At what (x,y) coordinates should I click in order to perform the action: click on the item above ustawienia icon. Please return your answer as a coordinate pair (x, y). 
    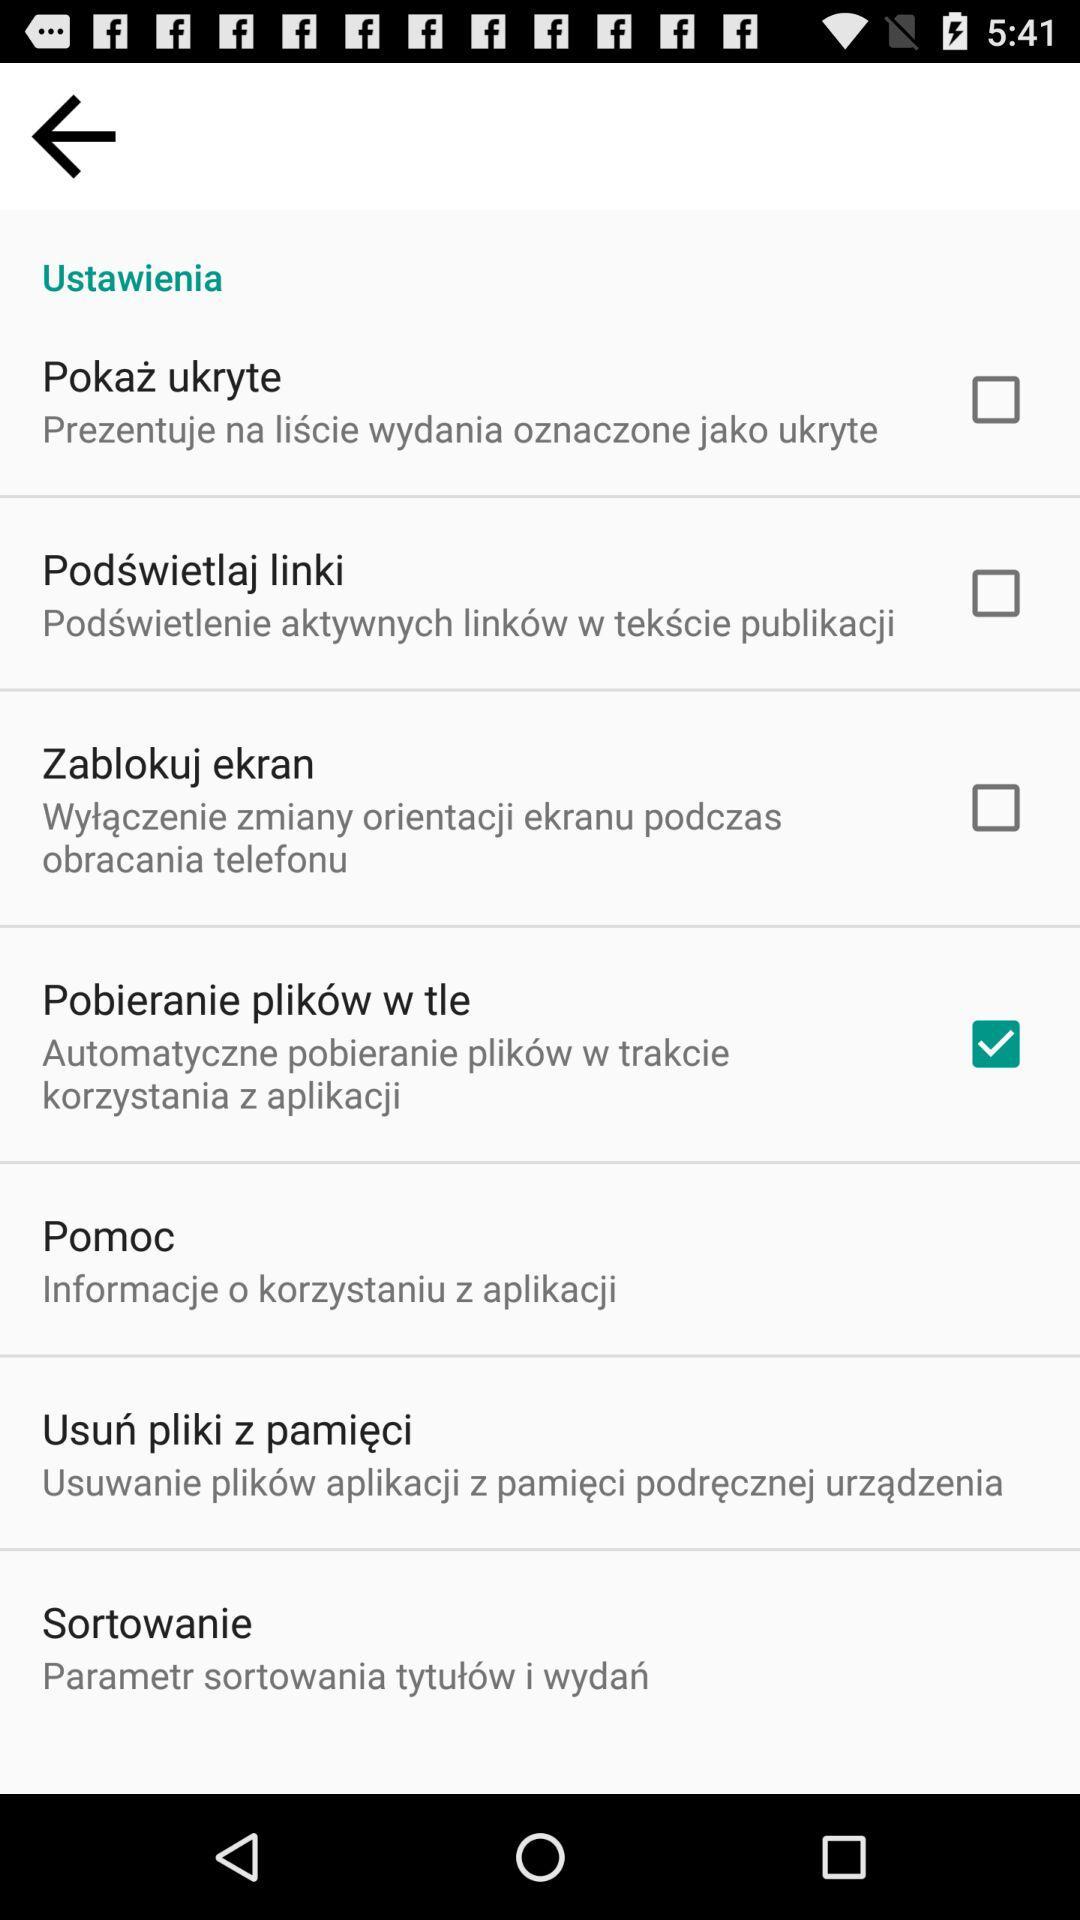
    Looking at the image, I should click on (72, 135).